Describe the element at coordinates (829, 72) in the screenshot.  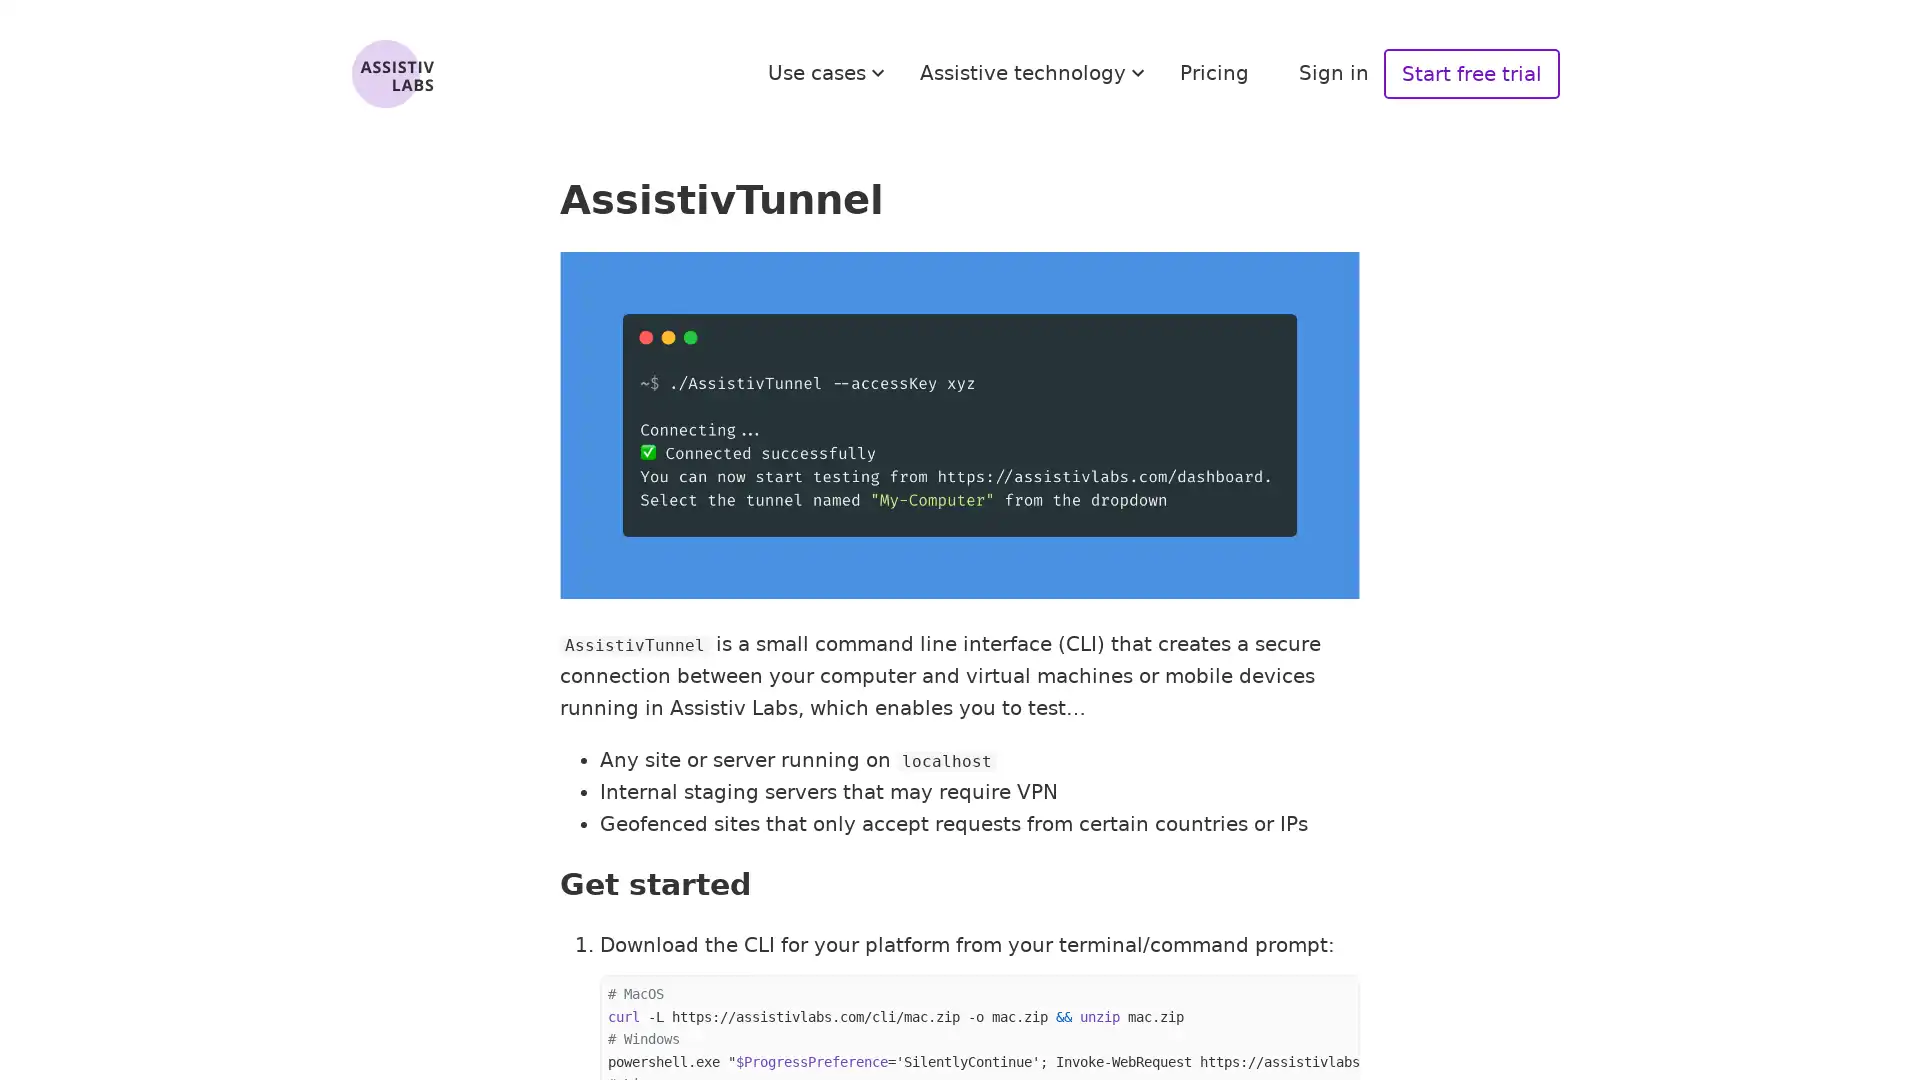
I see `Use cases` at that location.